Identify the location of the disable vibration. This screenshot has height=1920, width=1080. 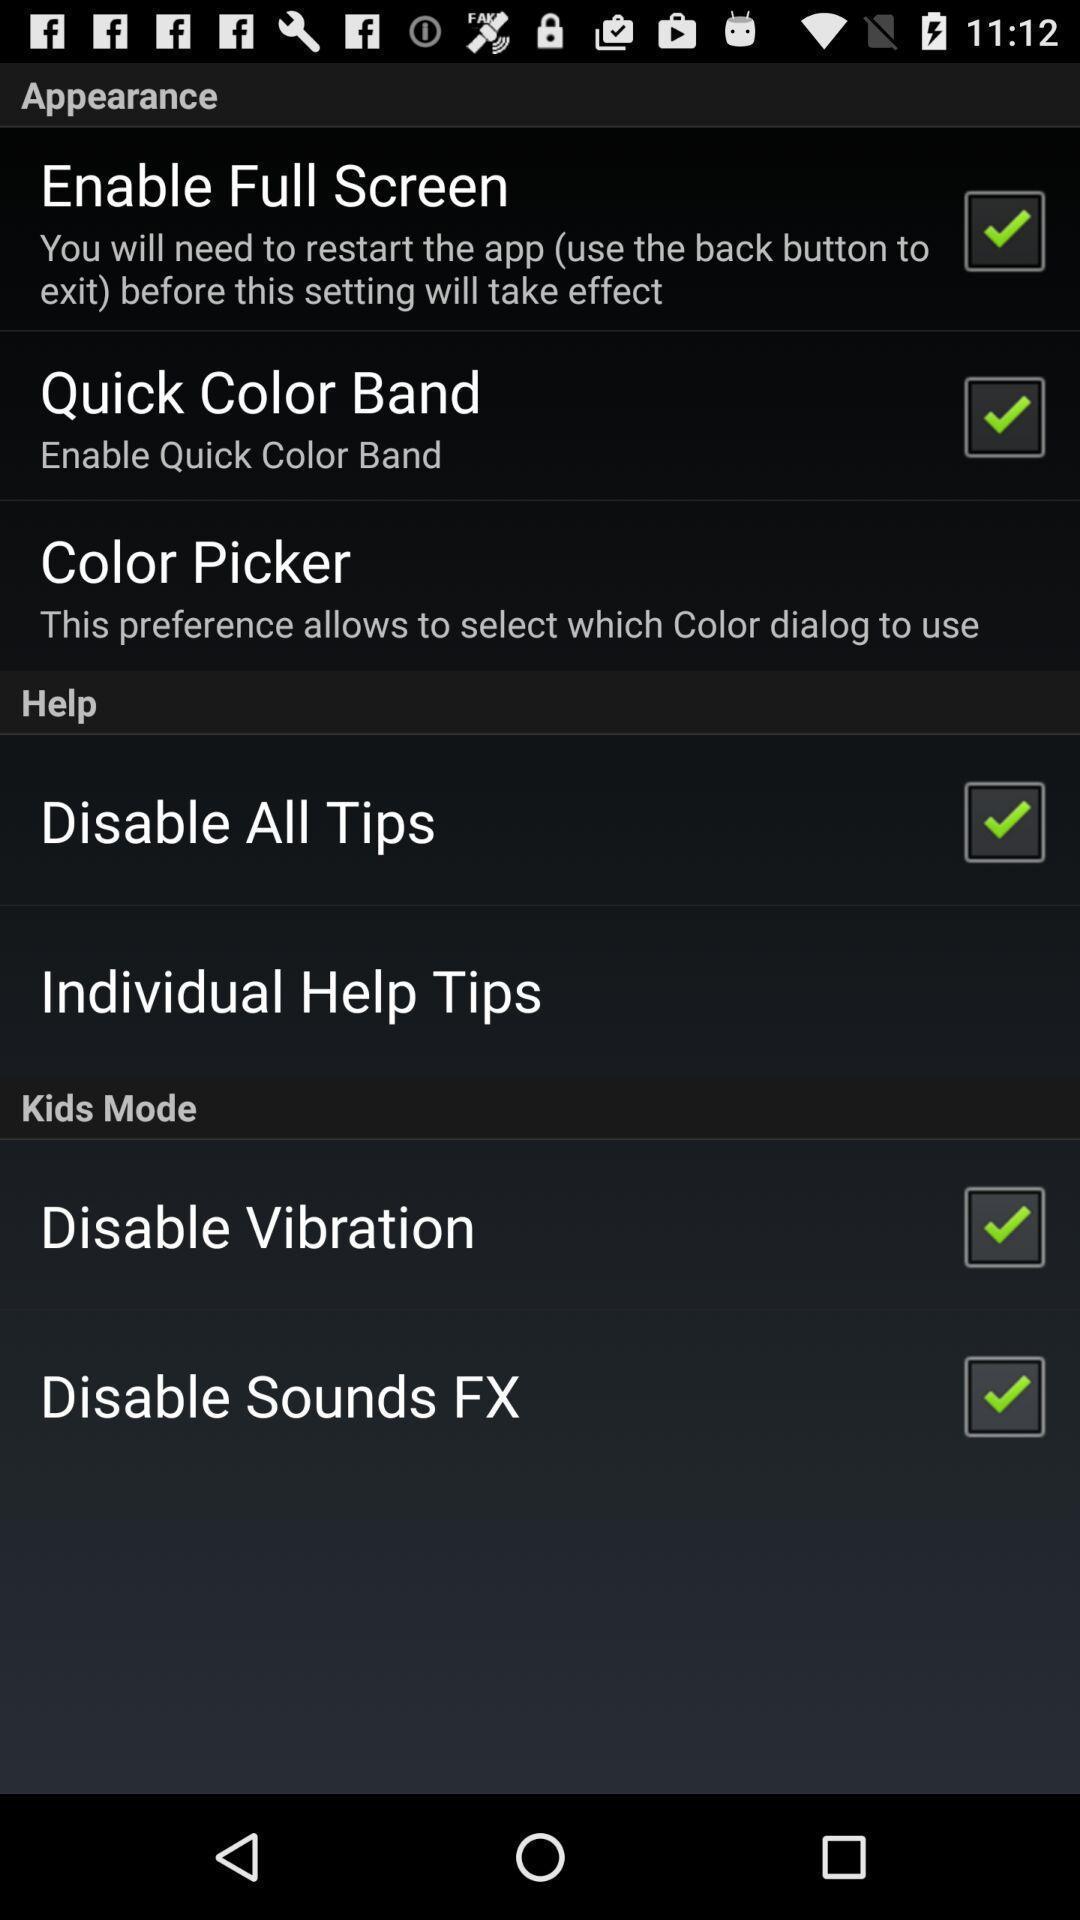
(256, 1224).